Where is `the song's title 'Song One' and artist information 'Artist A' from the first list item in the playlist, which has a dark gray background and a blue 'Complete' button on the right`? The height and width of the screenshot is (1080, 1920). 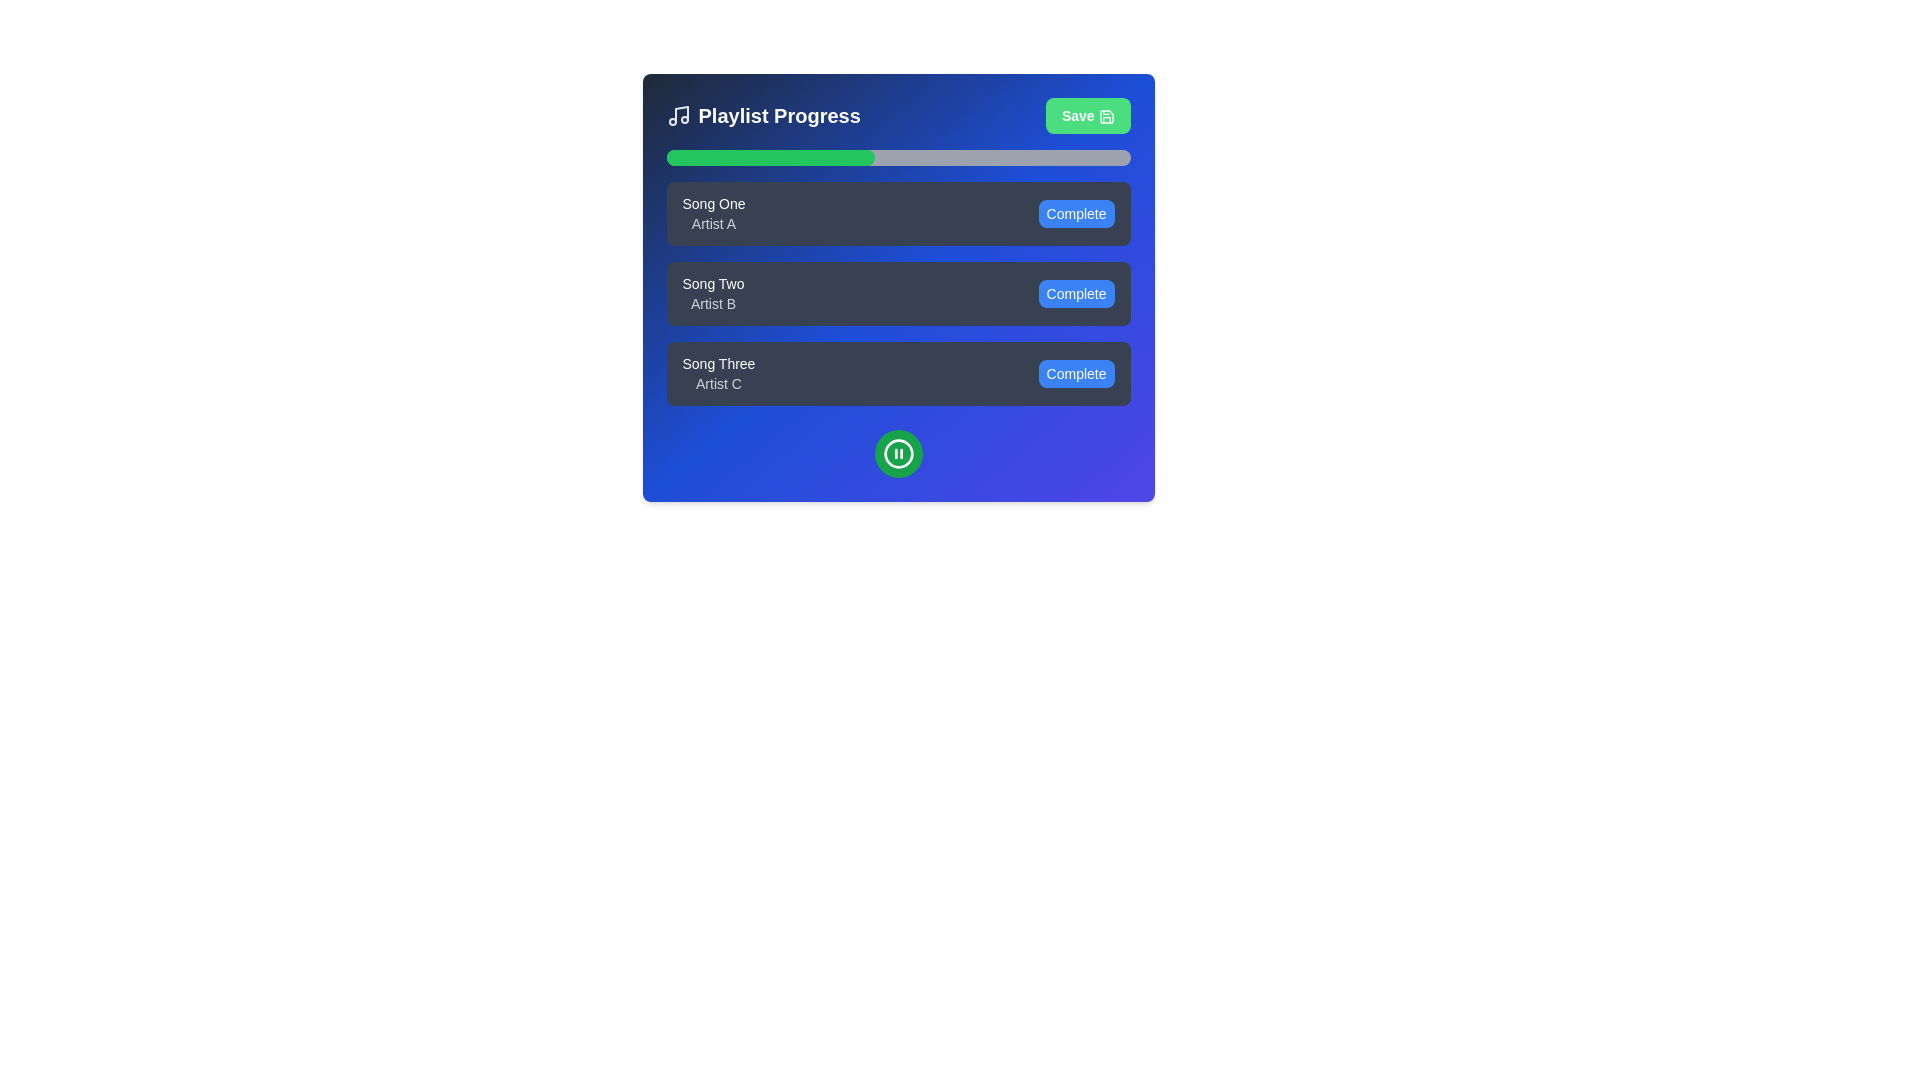 the song's title 'Song One' and artist information 'Artist A' from the first list item in the playlist, which has a dark gray background and a blue 'Complete' button on the right is located at coordinates (897, 213).